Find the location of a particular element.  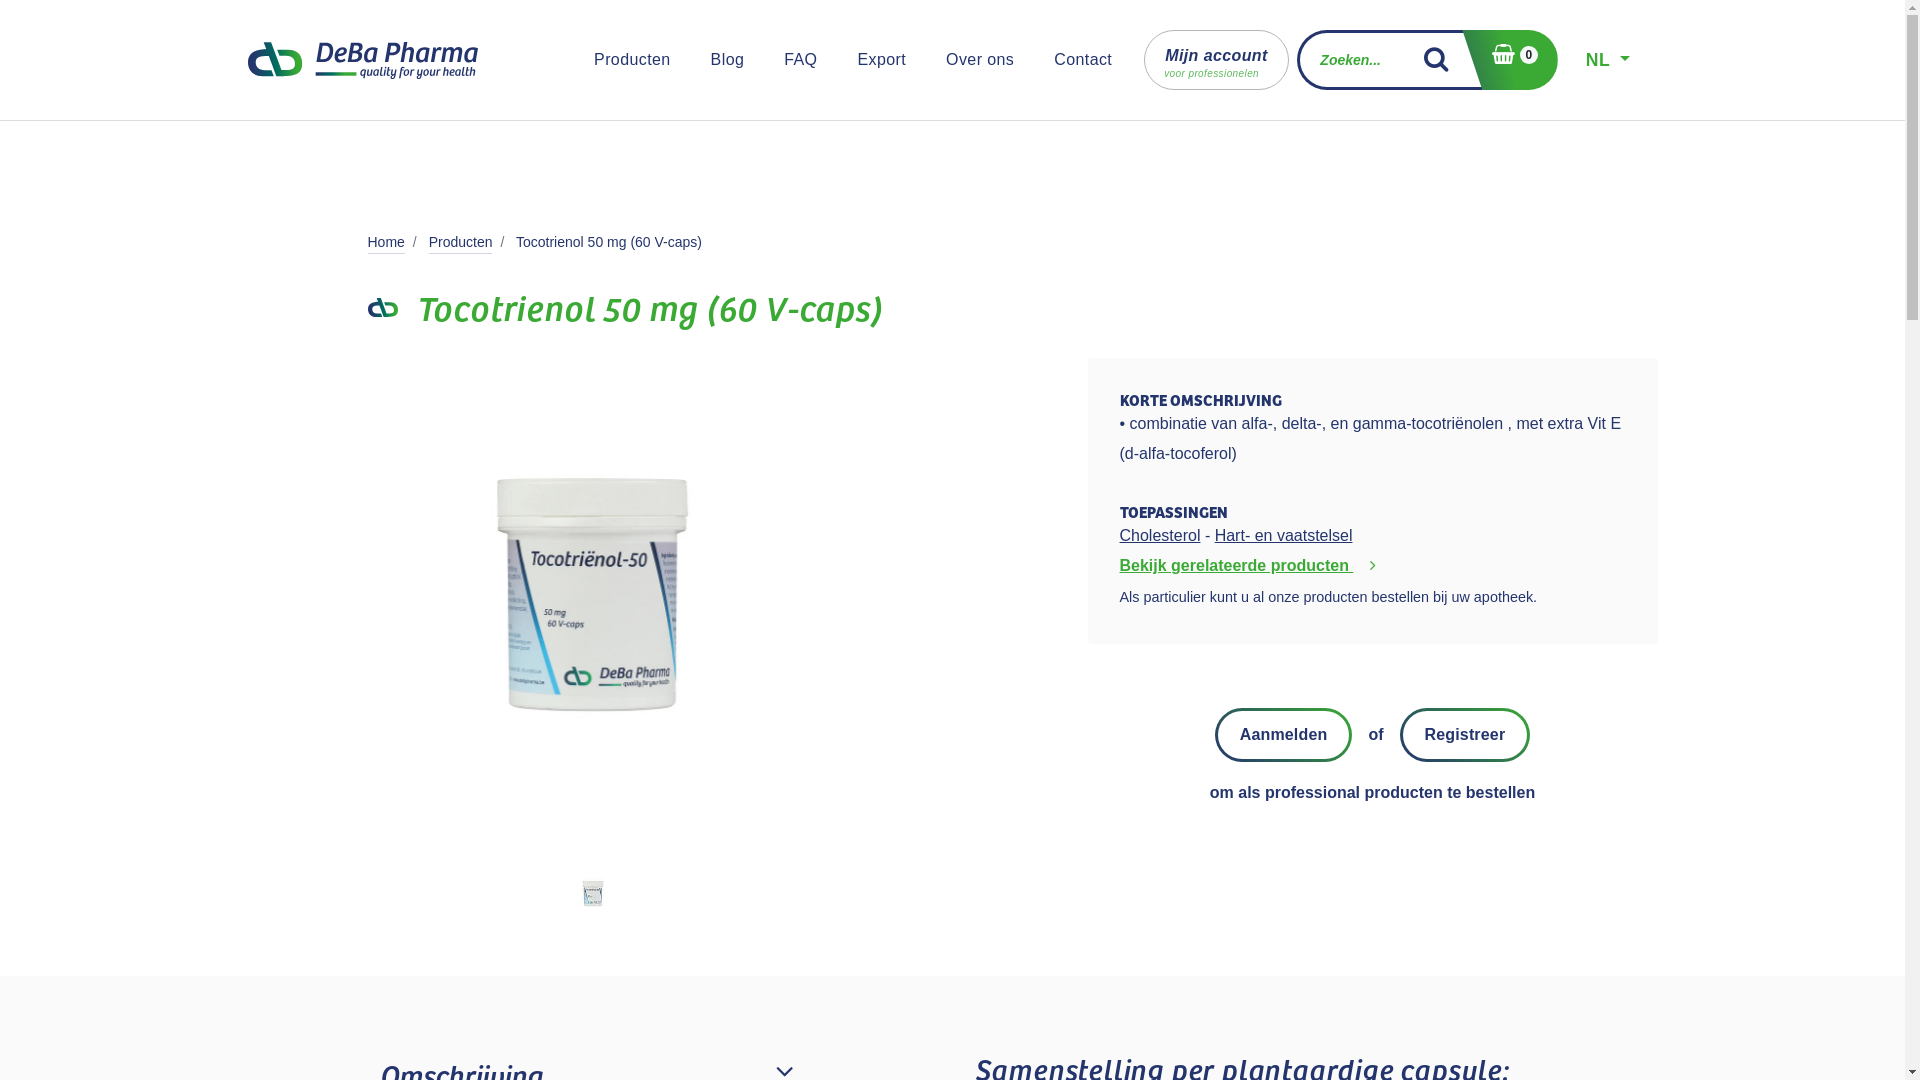

'NL' is located at coordinates (1608, 59).